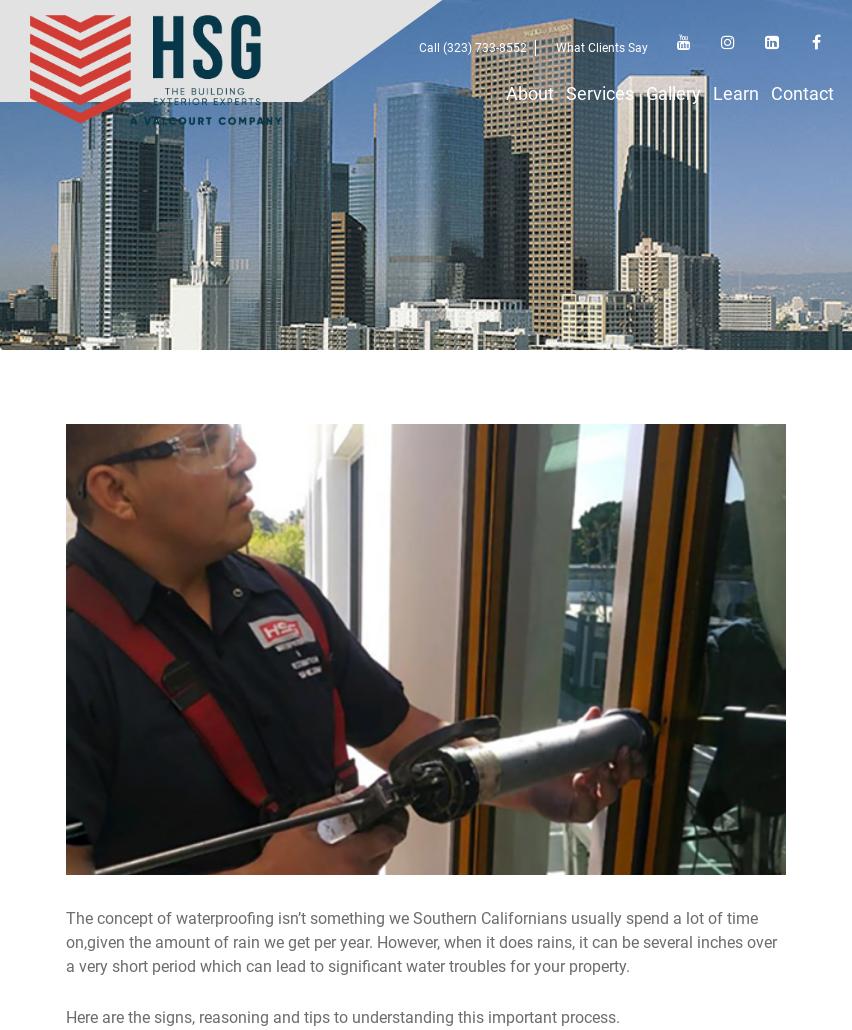 This screenshot has width=852, height=1030. What do you see at coordinates (421, 953) in the screenshot?
I see `'it can be several inches over a'` at bounding box center [421, 953].